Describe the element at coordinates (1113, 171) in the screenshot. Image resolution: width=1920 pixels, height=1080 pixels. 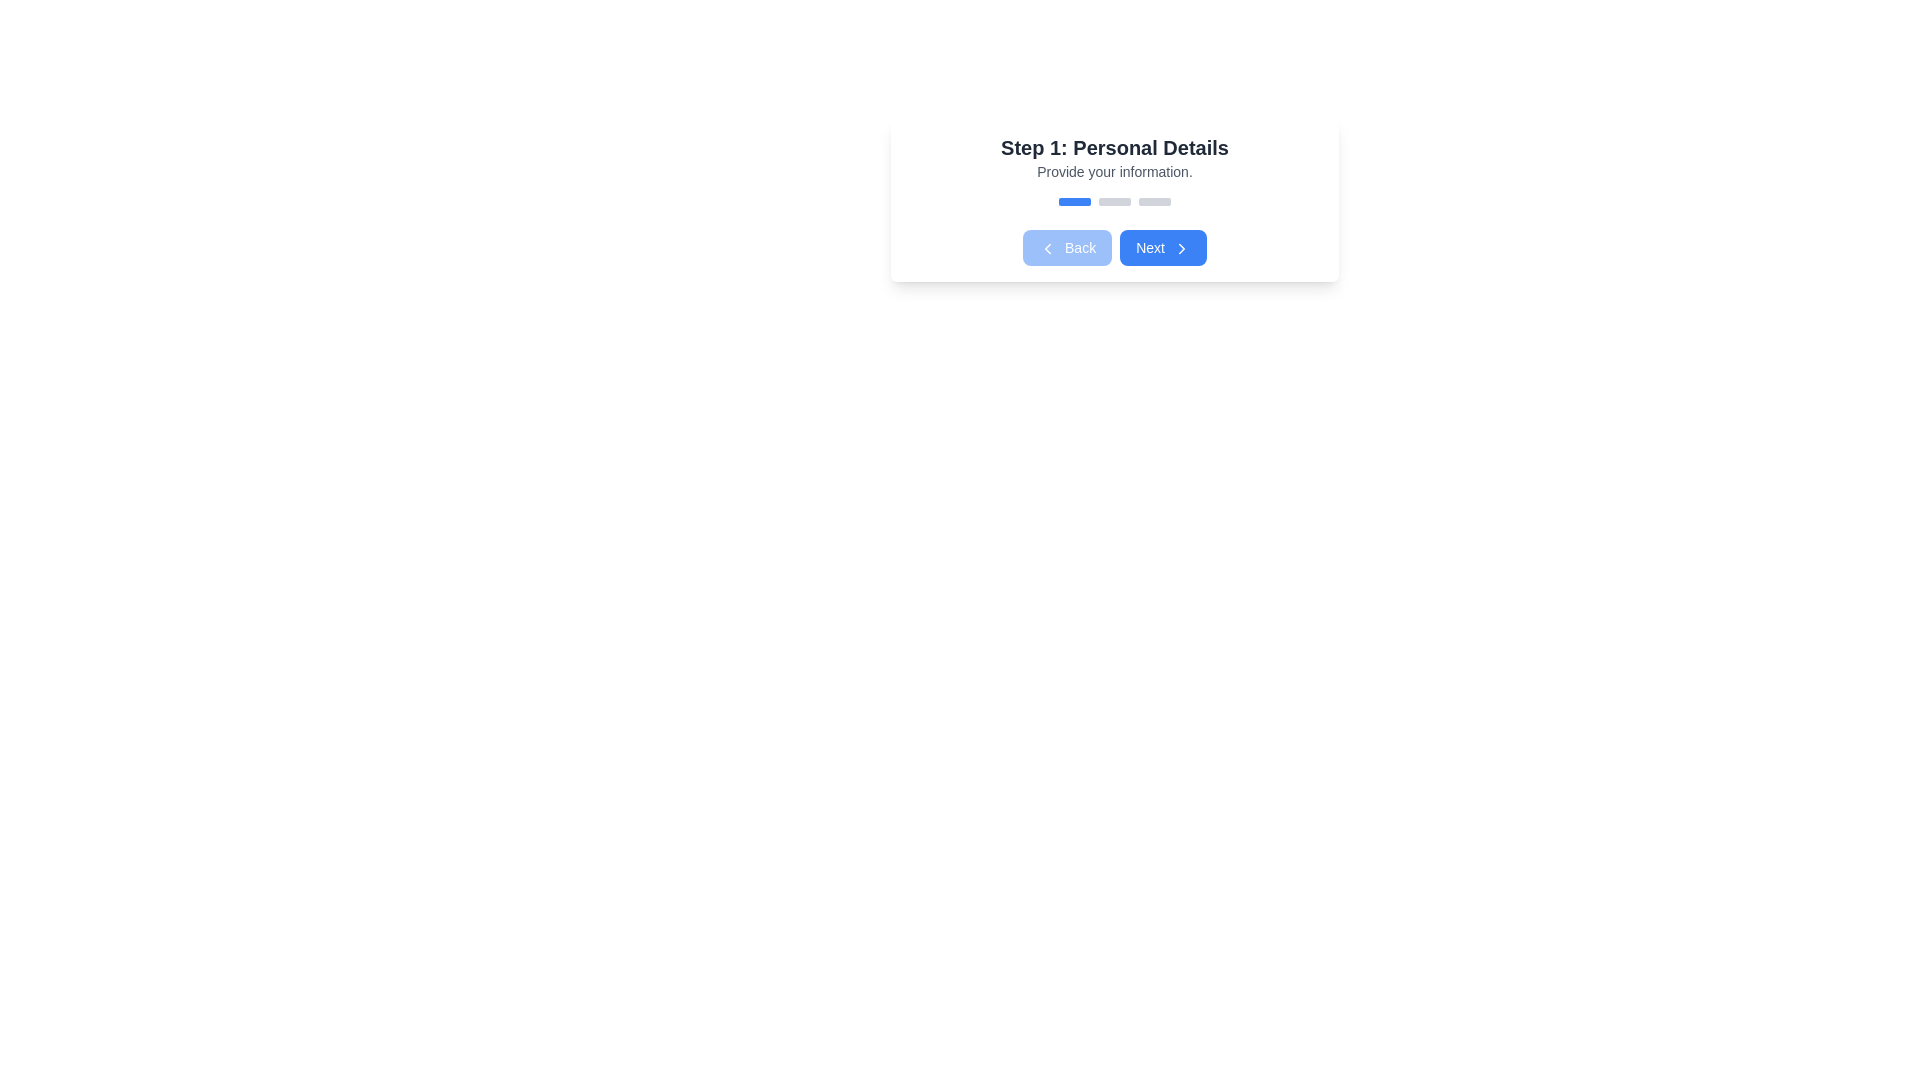
I see `the text label reading 'Provide your information.' which is styled in a small gray font and positioned below the title 'Step 1: Personal Details'` at that location.